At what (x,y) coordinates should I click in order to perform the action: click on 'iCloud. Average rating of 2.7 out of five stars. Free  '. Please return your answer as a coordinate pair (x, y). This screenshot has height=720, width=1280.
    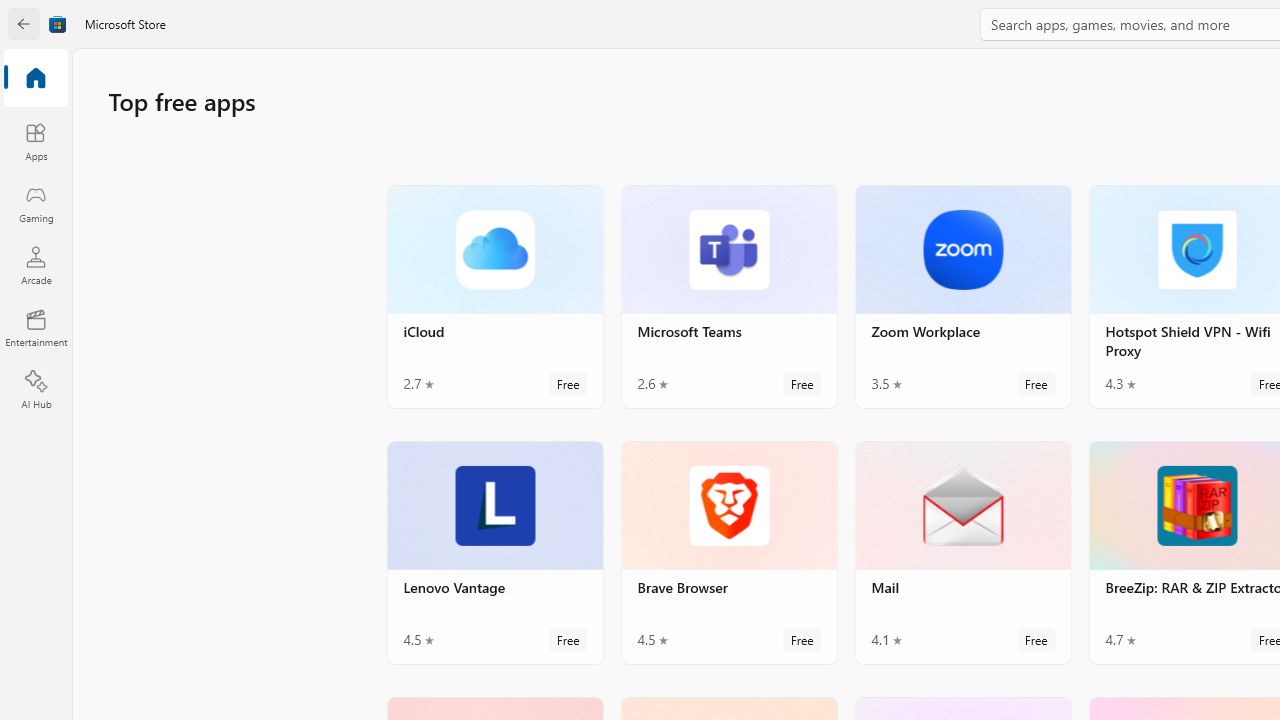
    Looking at the image, I should click on (495, 296).